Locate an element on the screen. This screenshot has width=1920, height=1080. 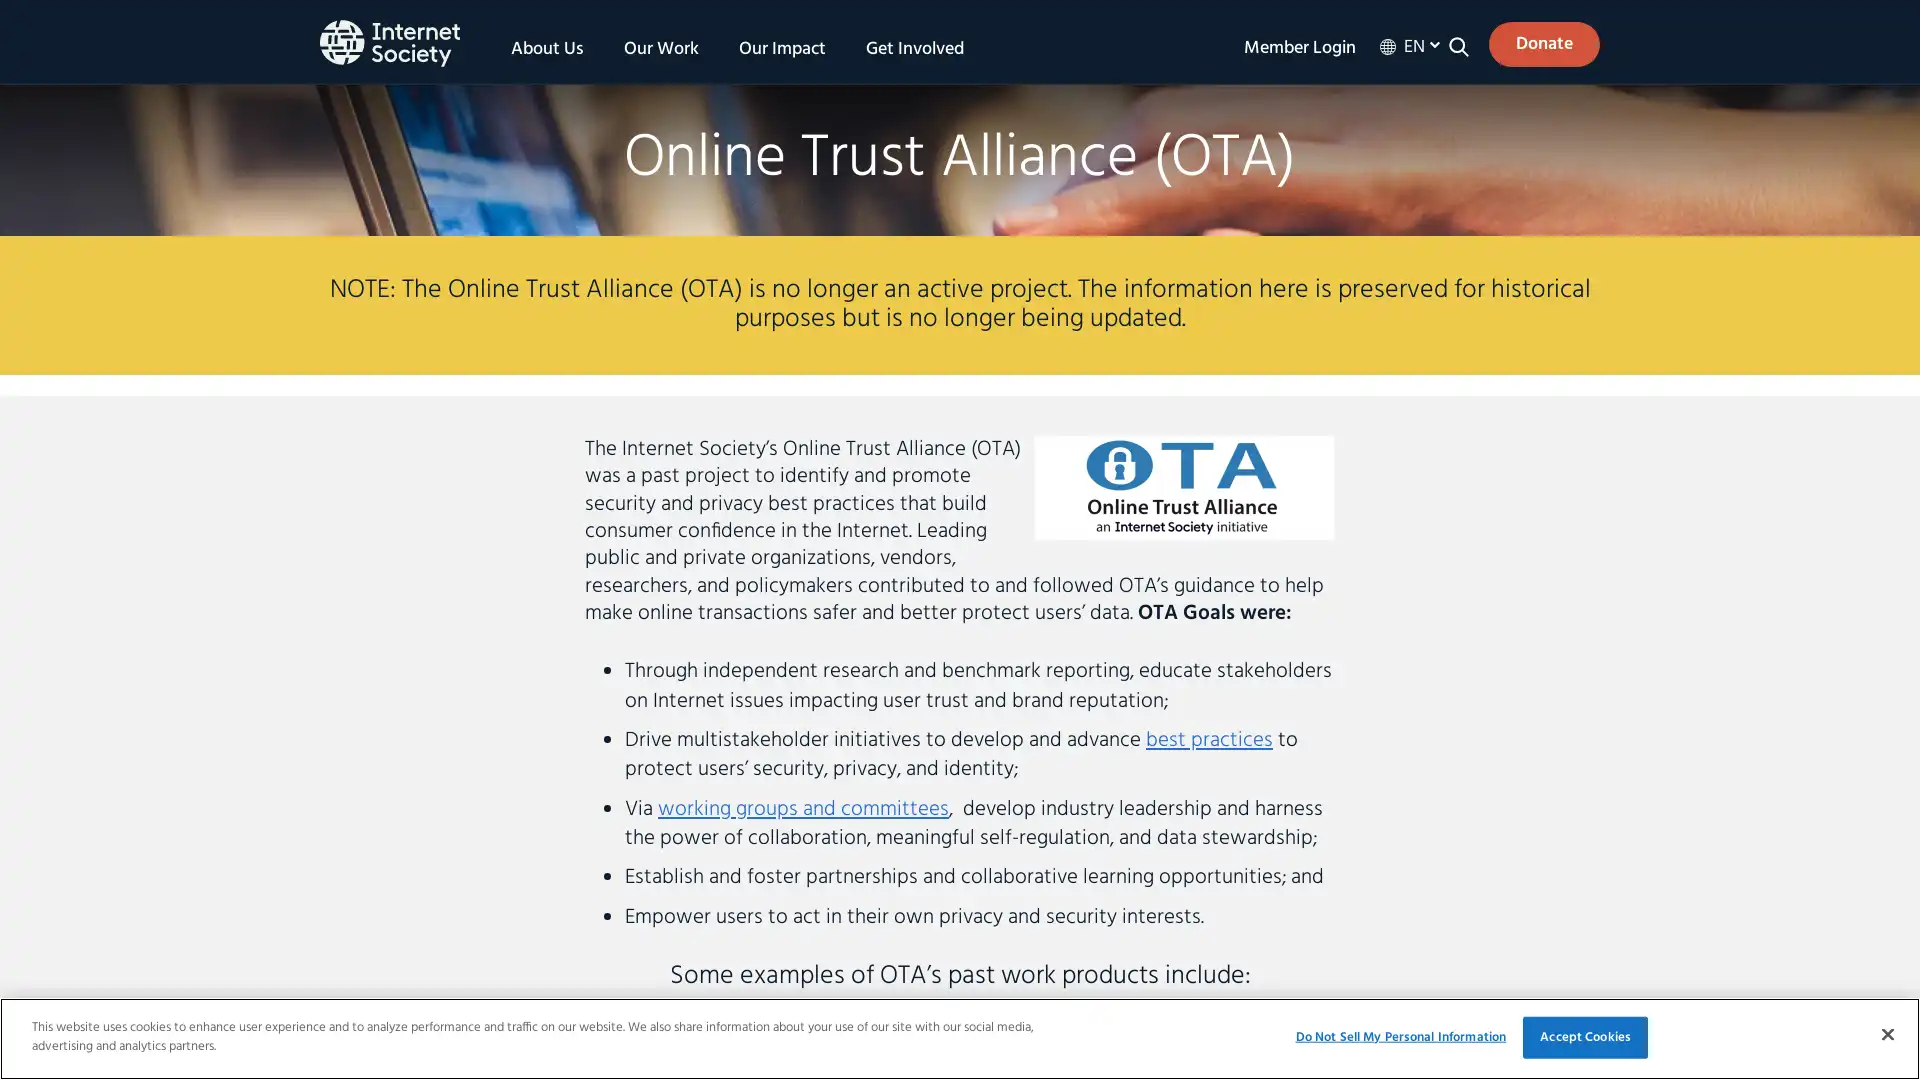
Close is located at coordinates (1886, 1033).